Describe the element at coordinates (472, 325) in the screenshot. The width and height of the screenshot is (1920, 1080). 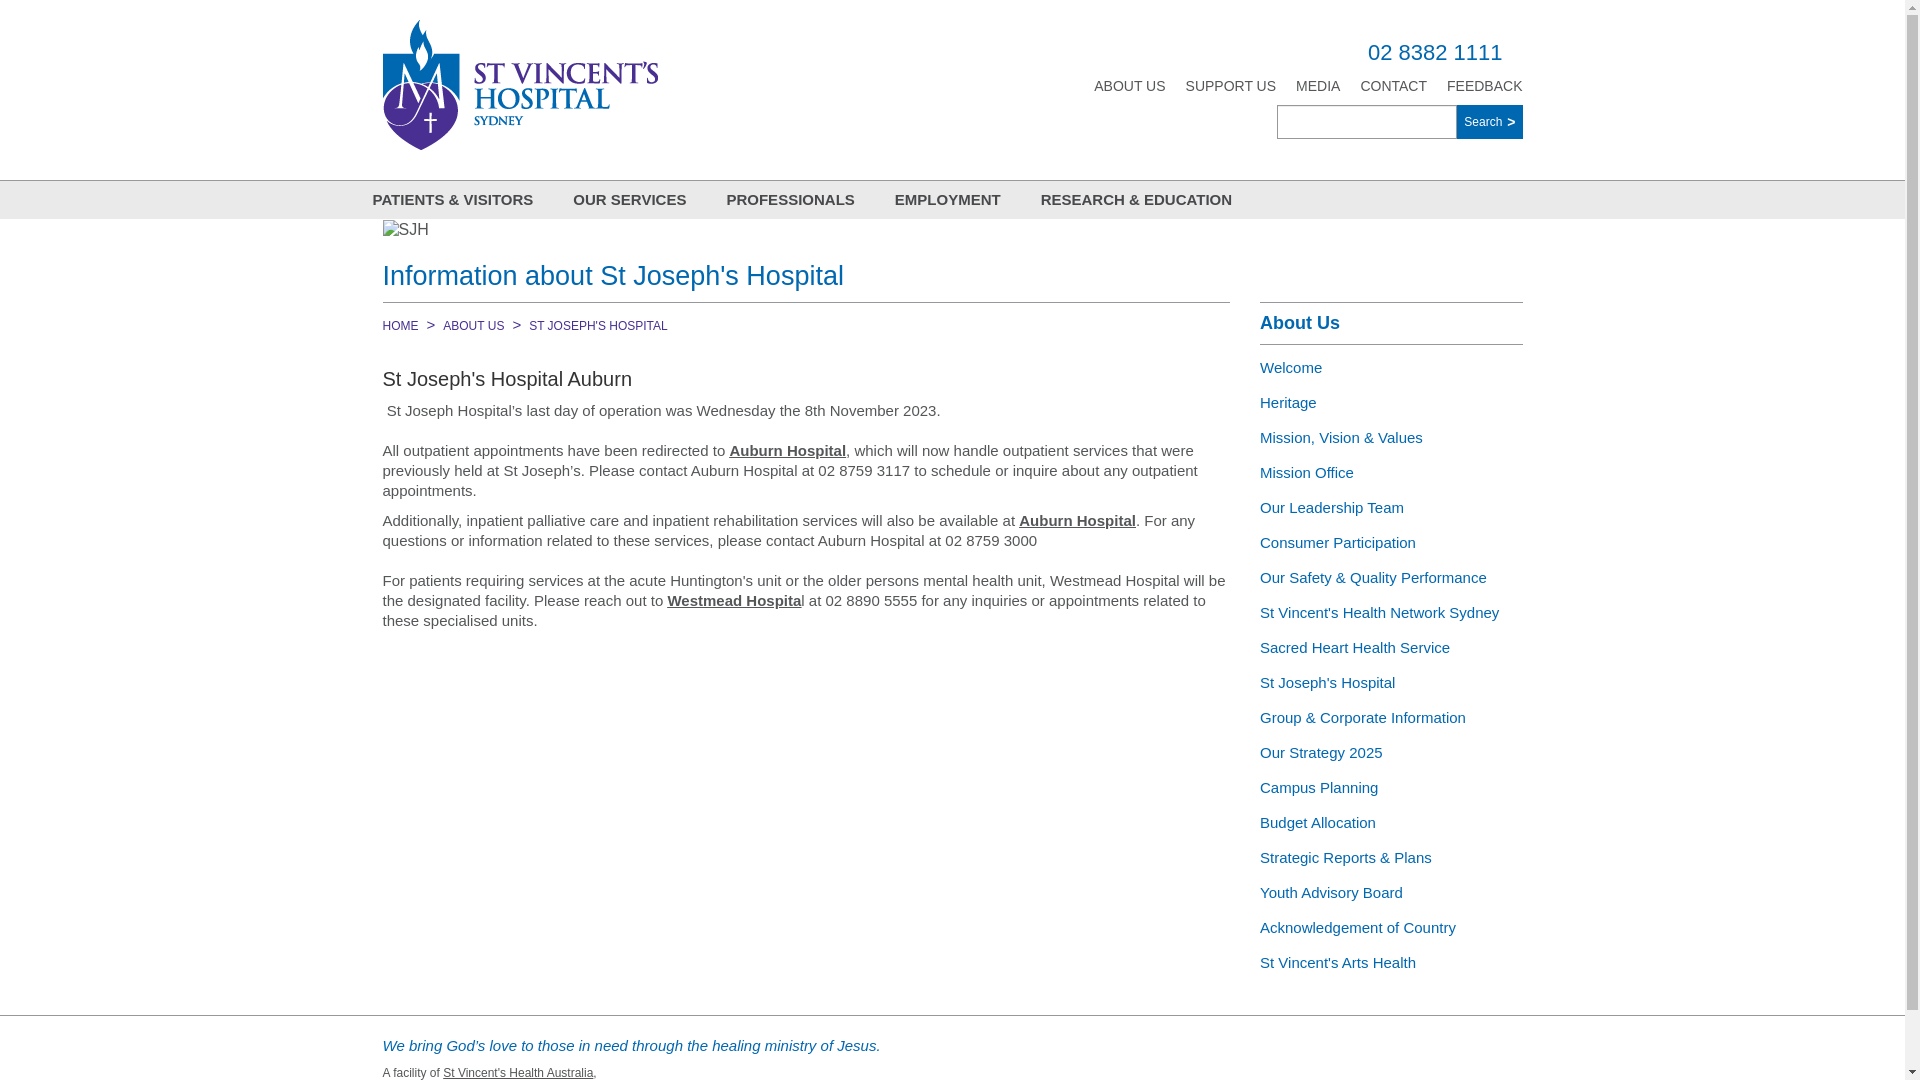
I see `'ABOUT US'` at that location.